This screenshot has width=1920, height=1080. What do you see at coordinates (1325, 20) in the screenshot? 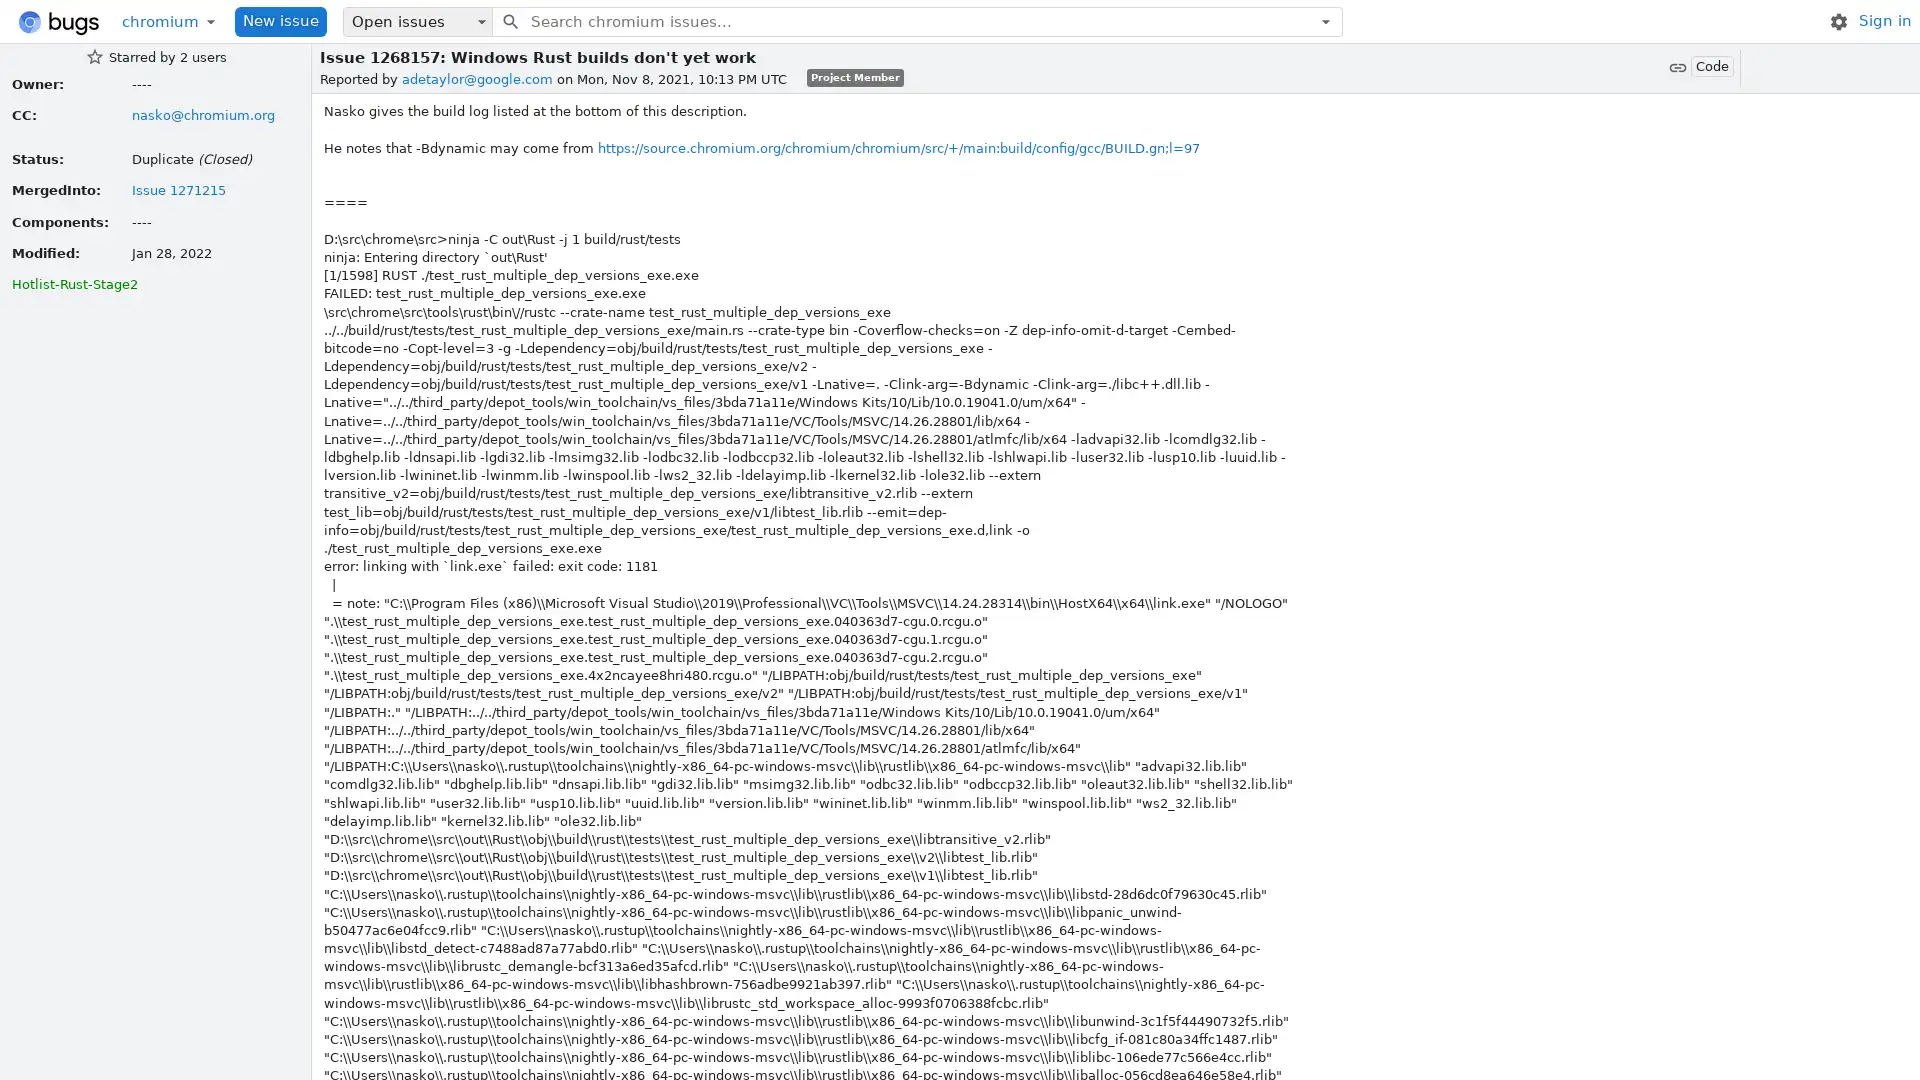
I see `Search options` at bounding box center [1325, 20].